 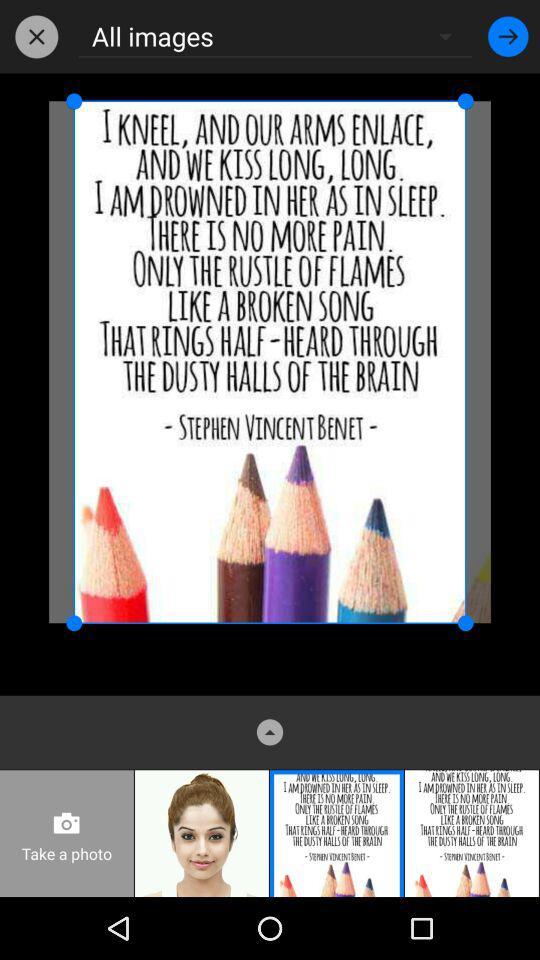 I want to click on icon to the left of all images, so click(x=36, y=35).